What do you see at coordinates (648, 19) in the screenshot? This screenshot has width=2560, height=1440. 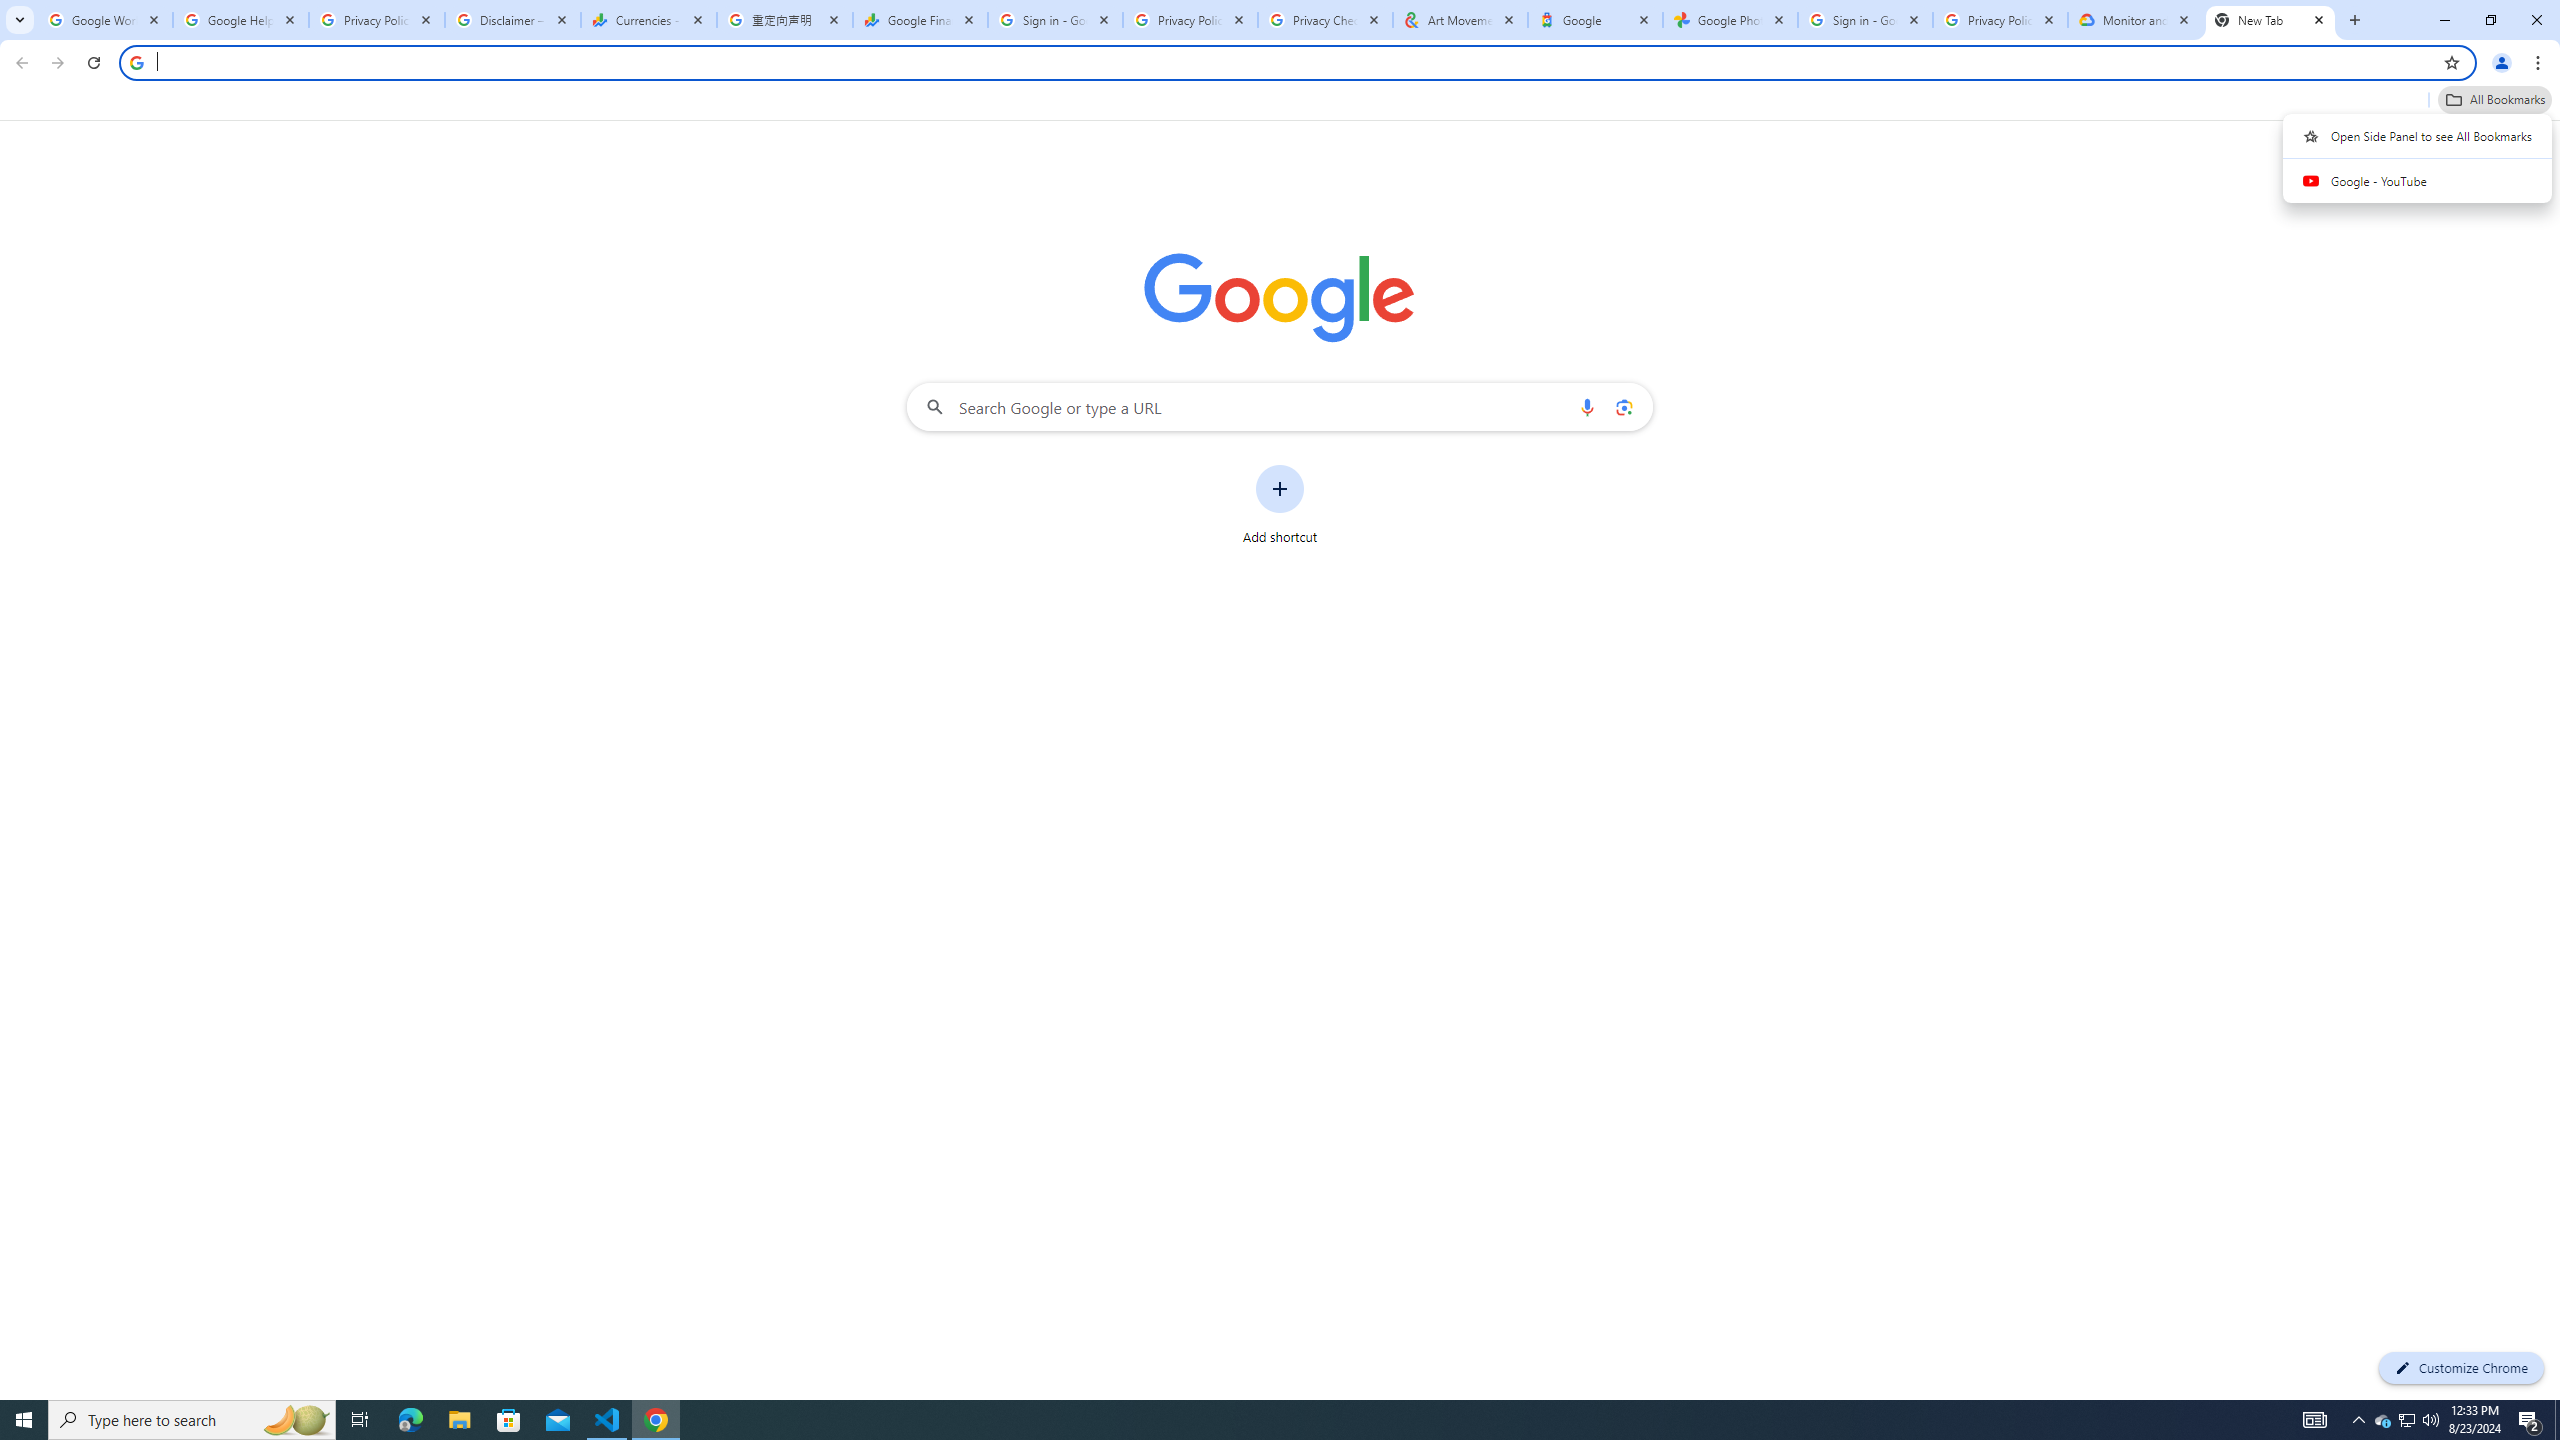 I see `'Currencies - Google Finance'` at bounding box center [648, 19].